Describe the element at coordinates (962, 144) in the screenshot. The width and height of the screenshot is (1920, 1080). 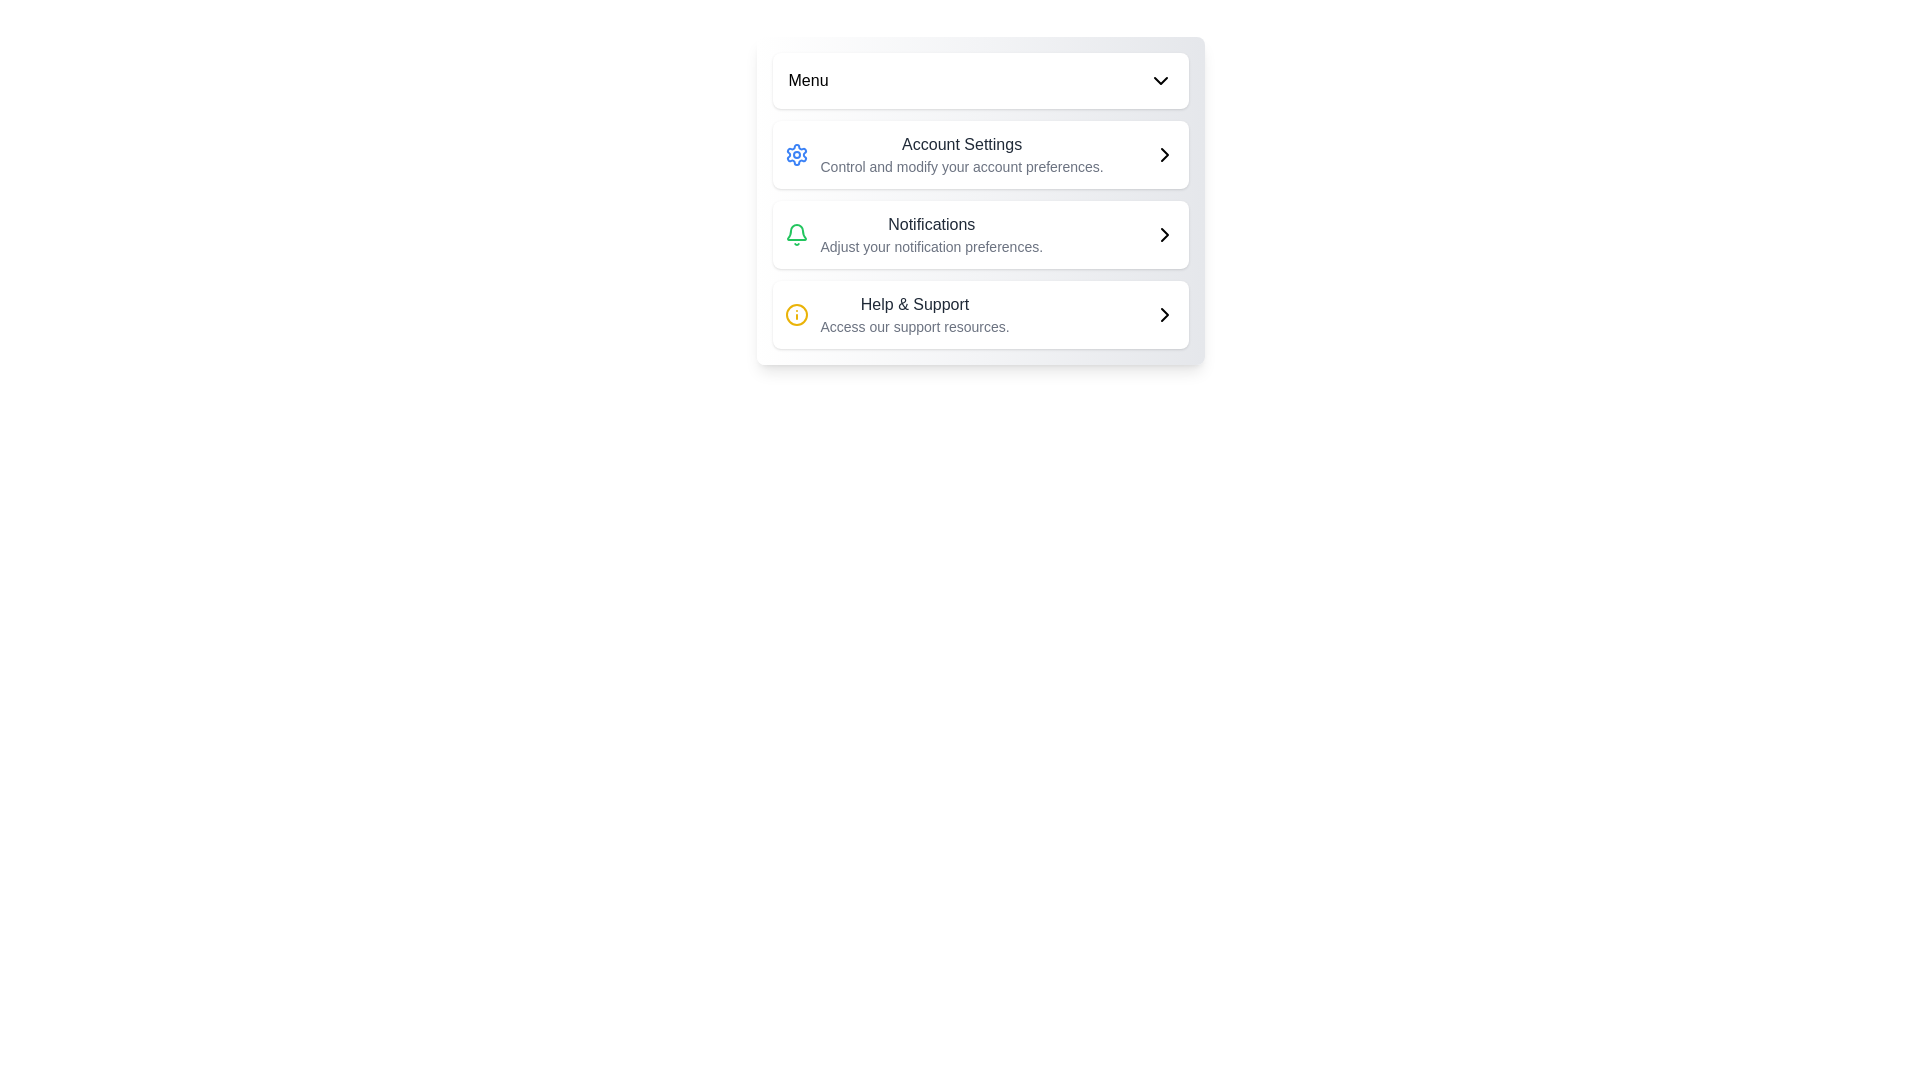
I see `the 'Account Settings' label, which is styled with a medium font weight and dark gray color, located in the first section of the vertical list of menu items` at that location.